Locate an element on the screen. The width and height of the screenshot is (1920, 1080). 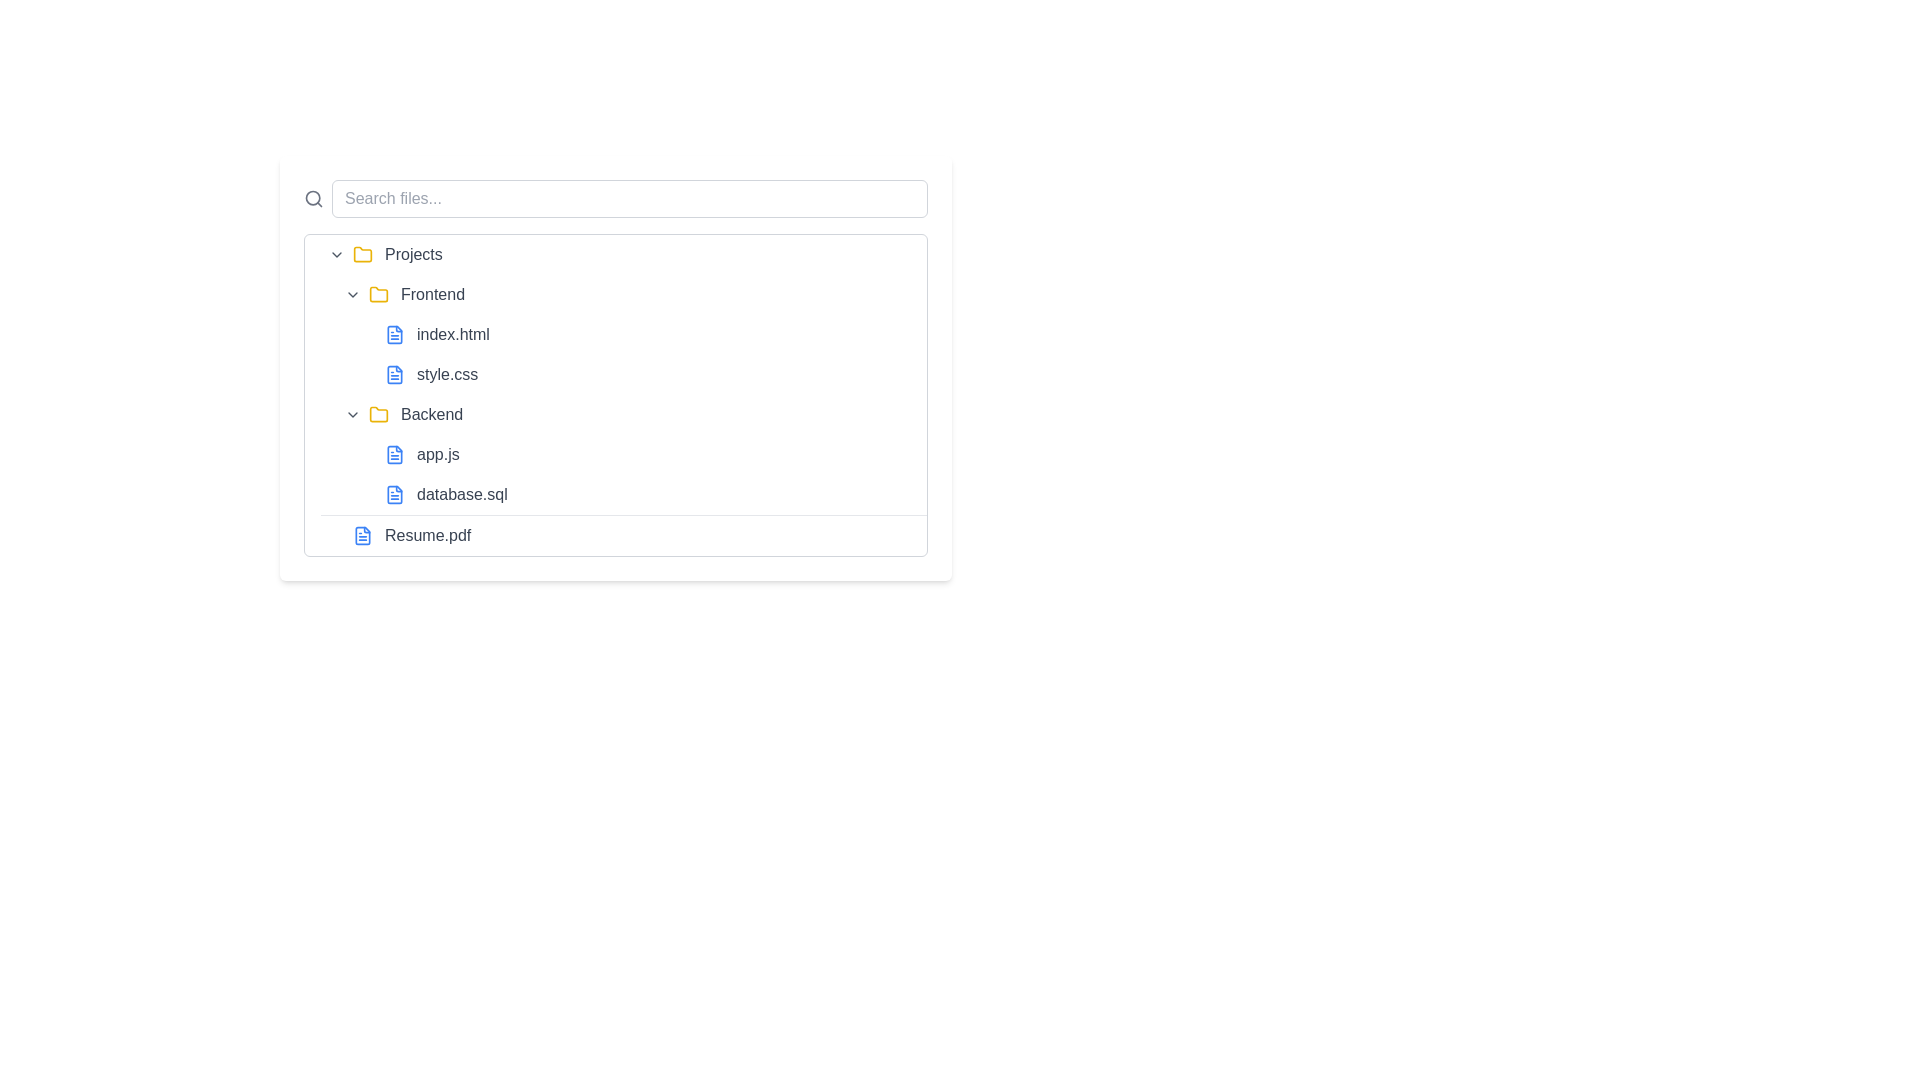
the toggle icon positioned to the left of the 'Frontend' label, which serves as an expand/collapse dropdown button for its associated sub-items is located at coordinates (353, 294).